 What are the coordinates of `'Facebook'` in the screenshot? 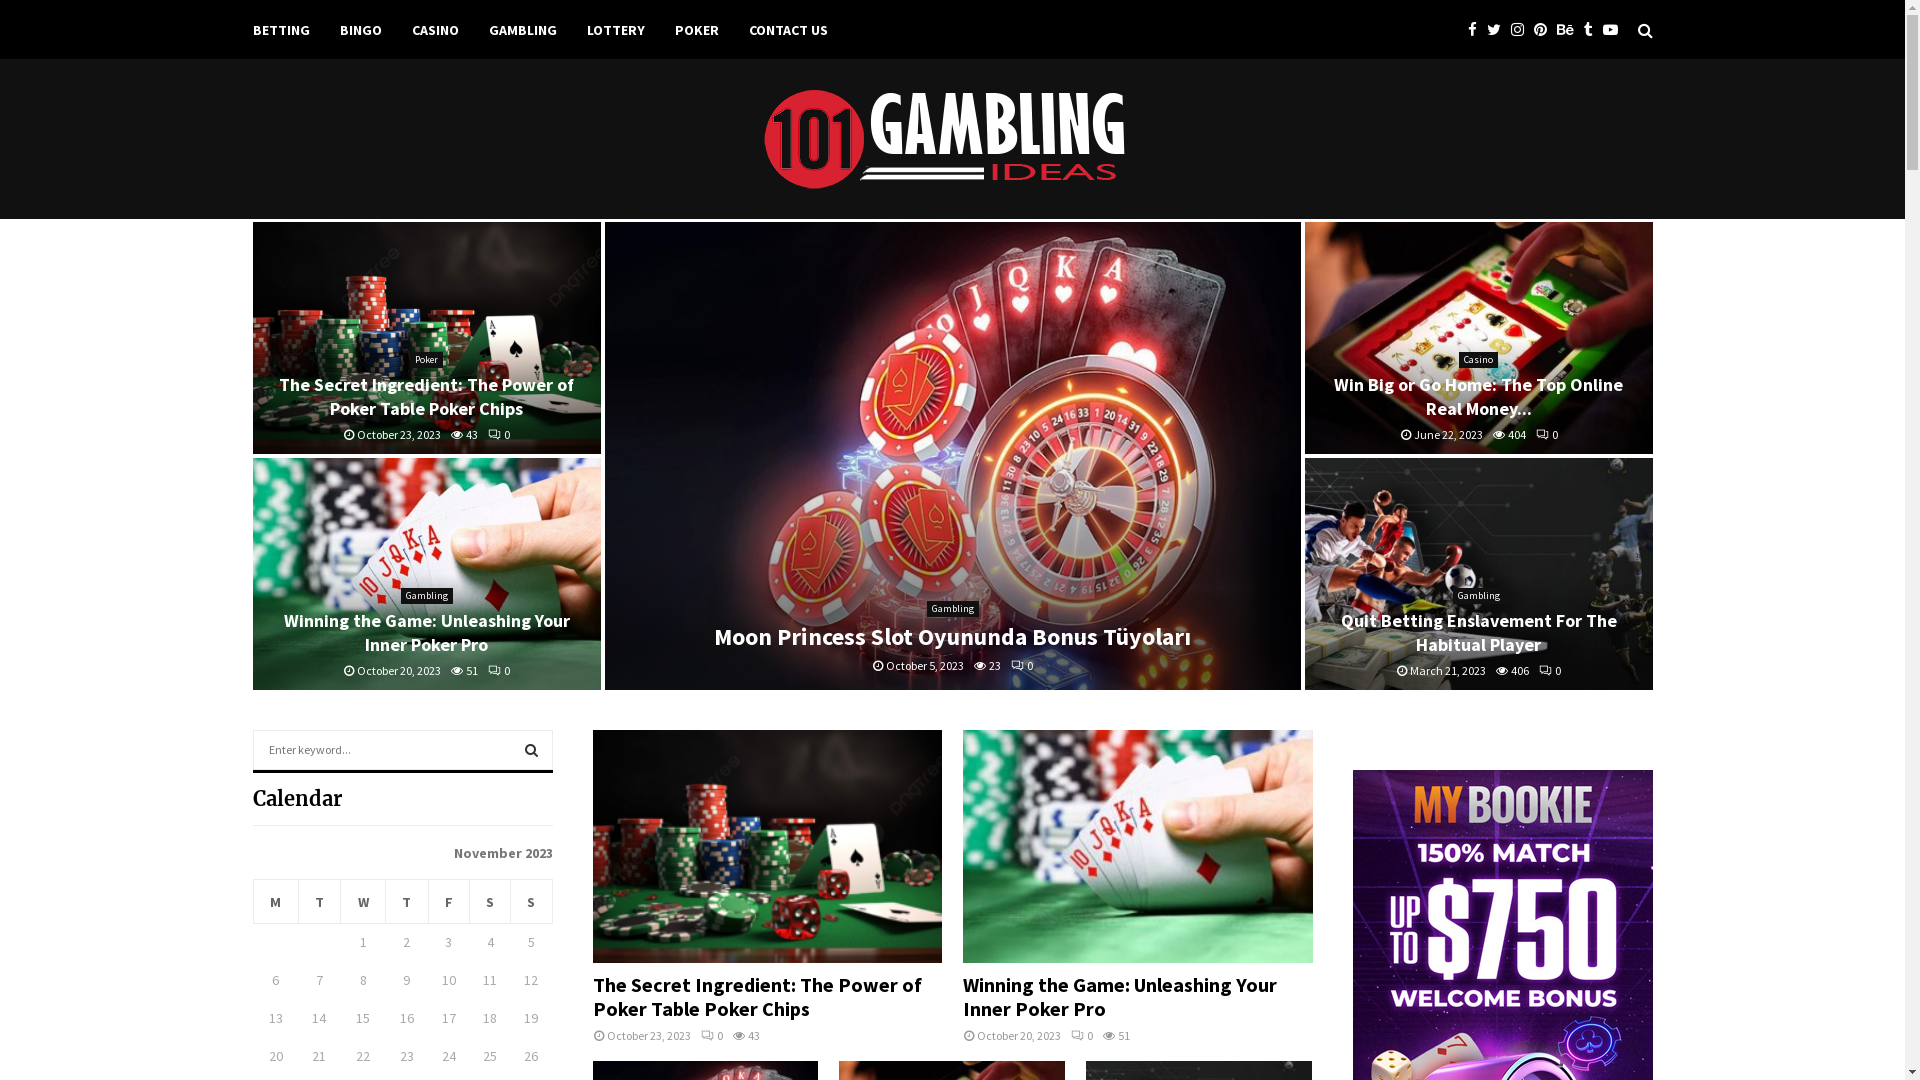 It's located at (1477, 30).